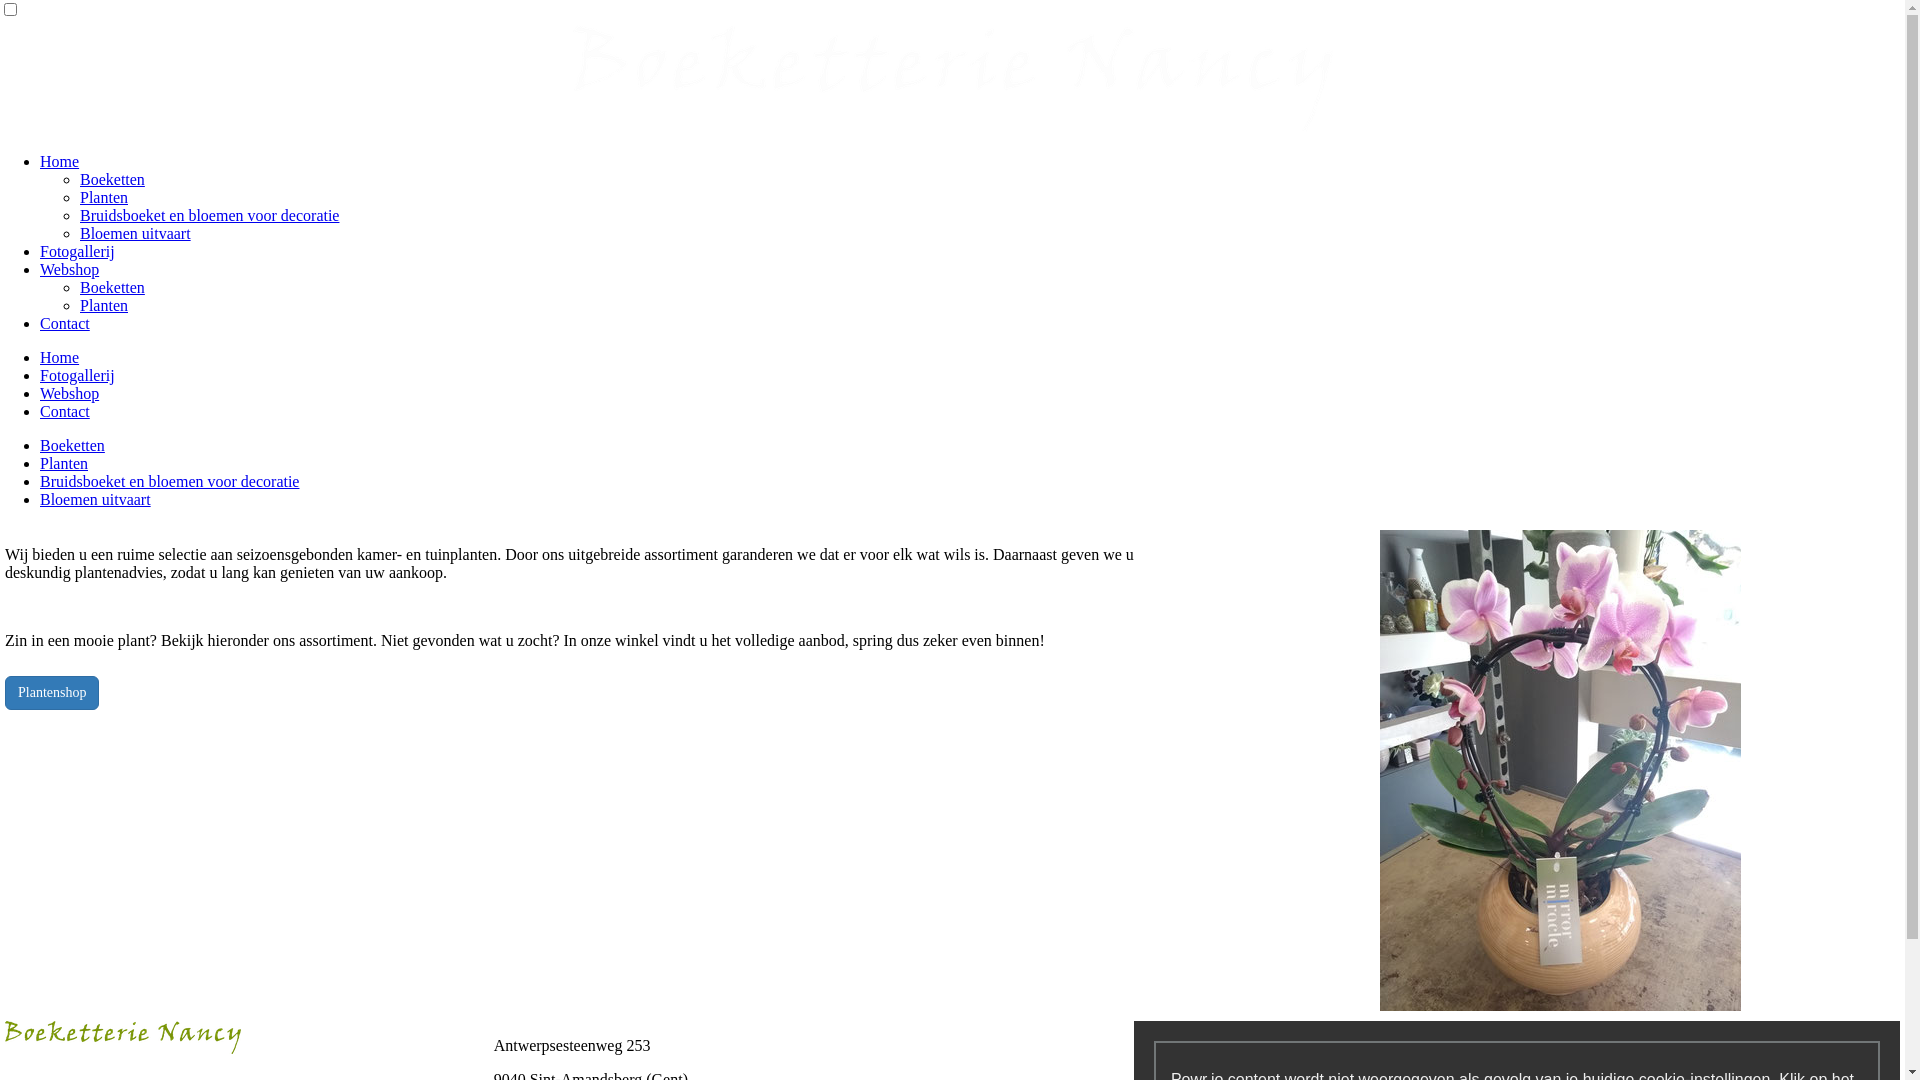  I want to click on 'Bruidsboeket en bloemen voor decoratie', so click(169, 481).